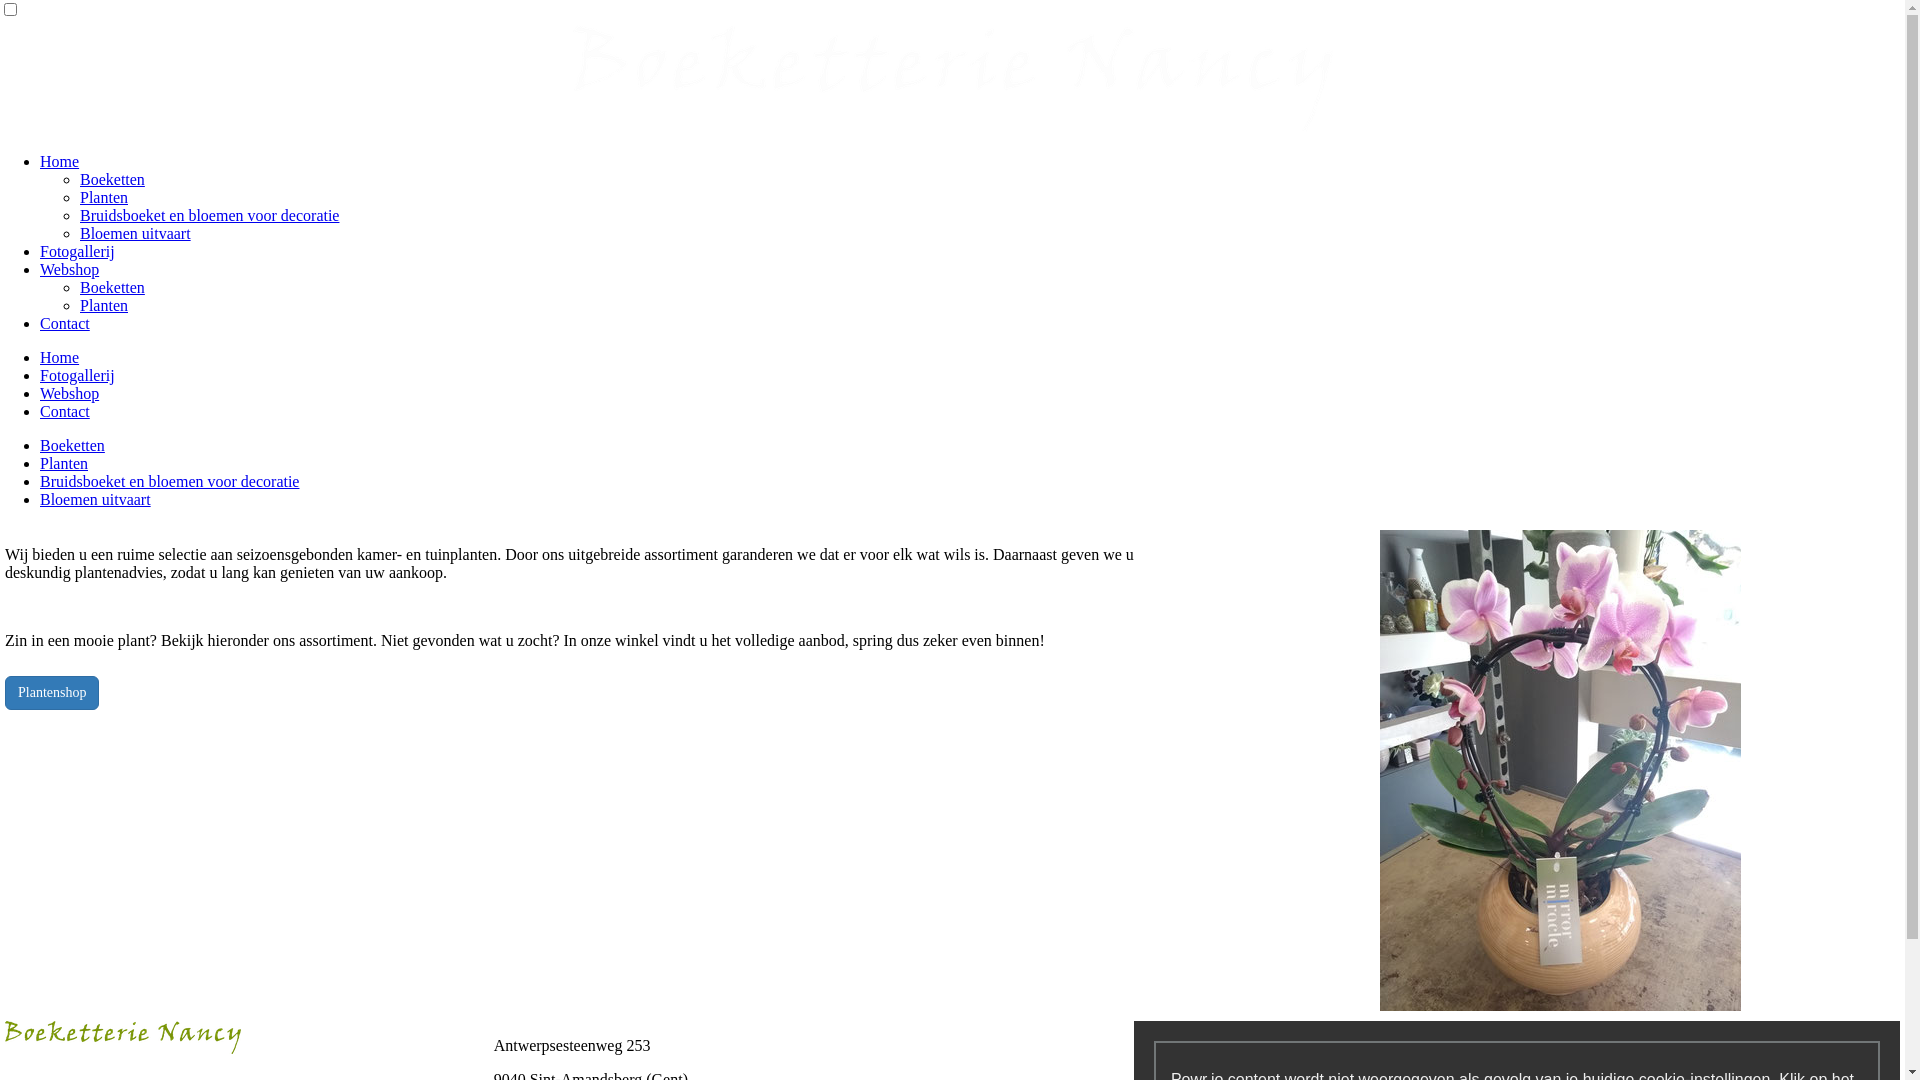  I want to click on 'Bruidsboeket en bloemen voor decoratie', so click(169, 481).